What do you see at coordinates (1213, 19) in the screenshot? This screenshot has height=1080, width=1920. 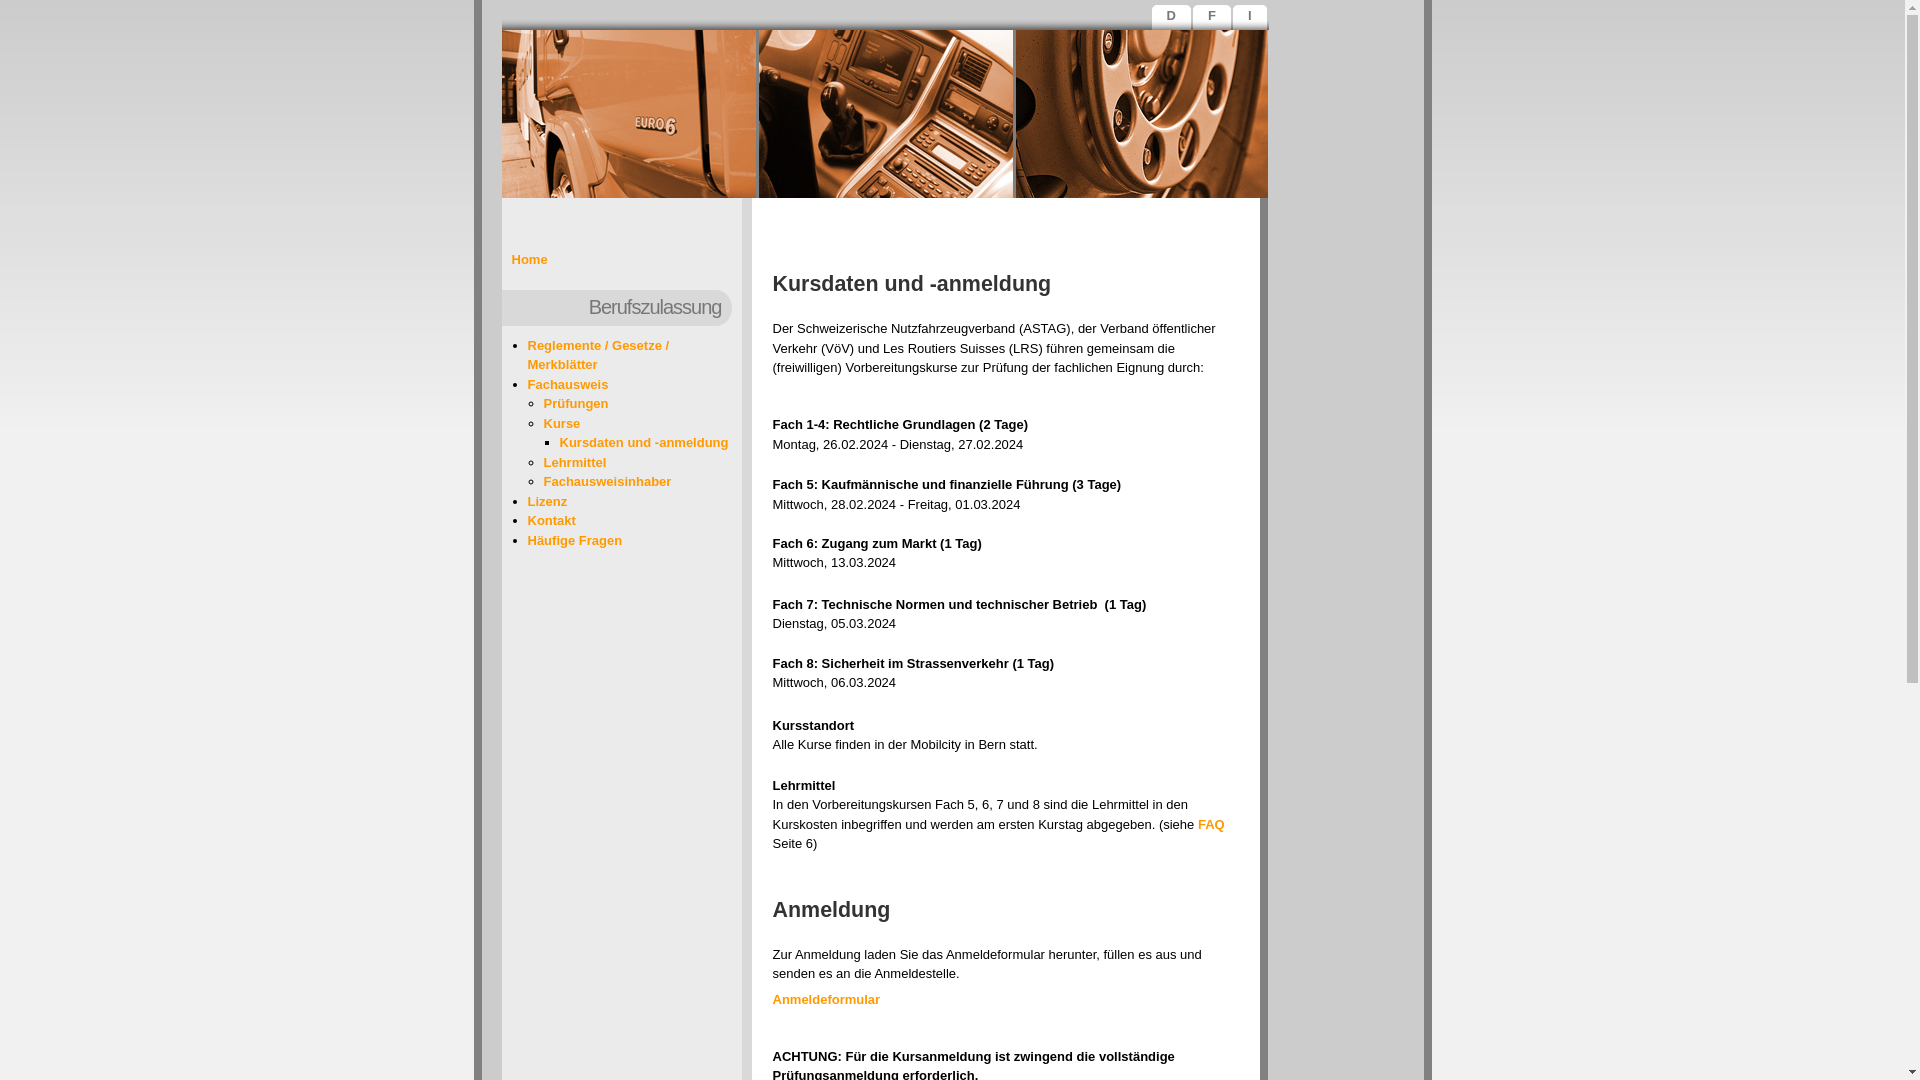 I see `'F'` at bounding box center [1213, 19].